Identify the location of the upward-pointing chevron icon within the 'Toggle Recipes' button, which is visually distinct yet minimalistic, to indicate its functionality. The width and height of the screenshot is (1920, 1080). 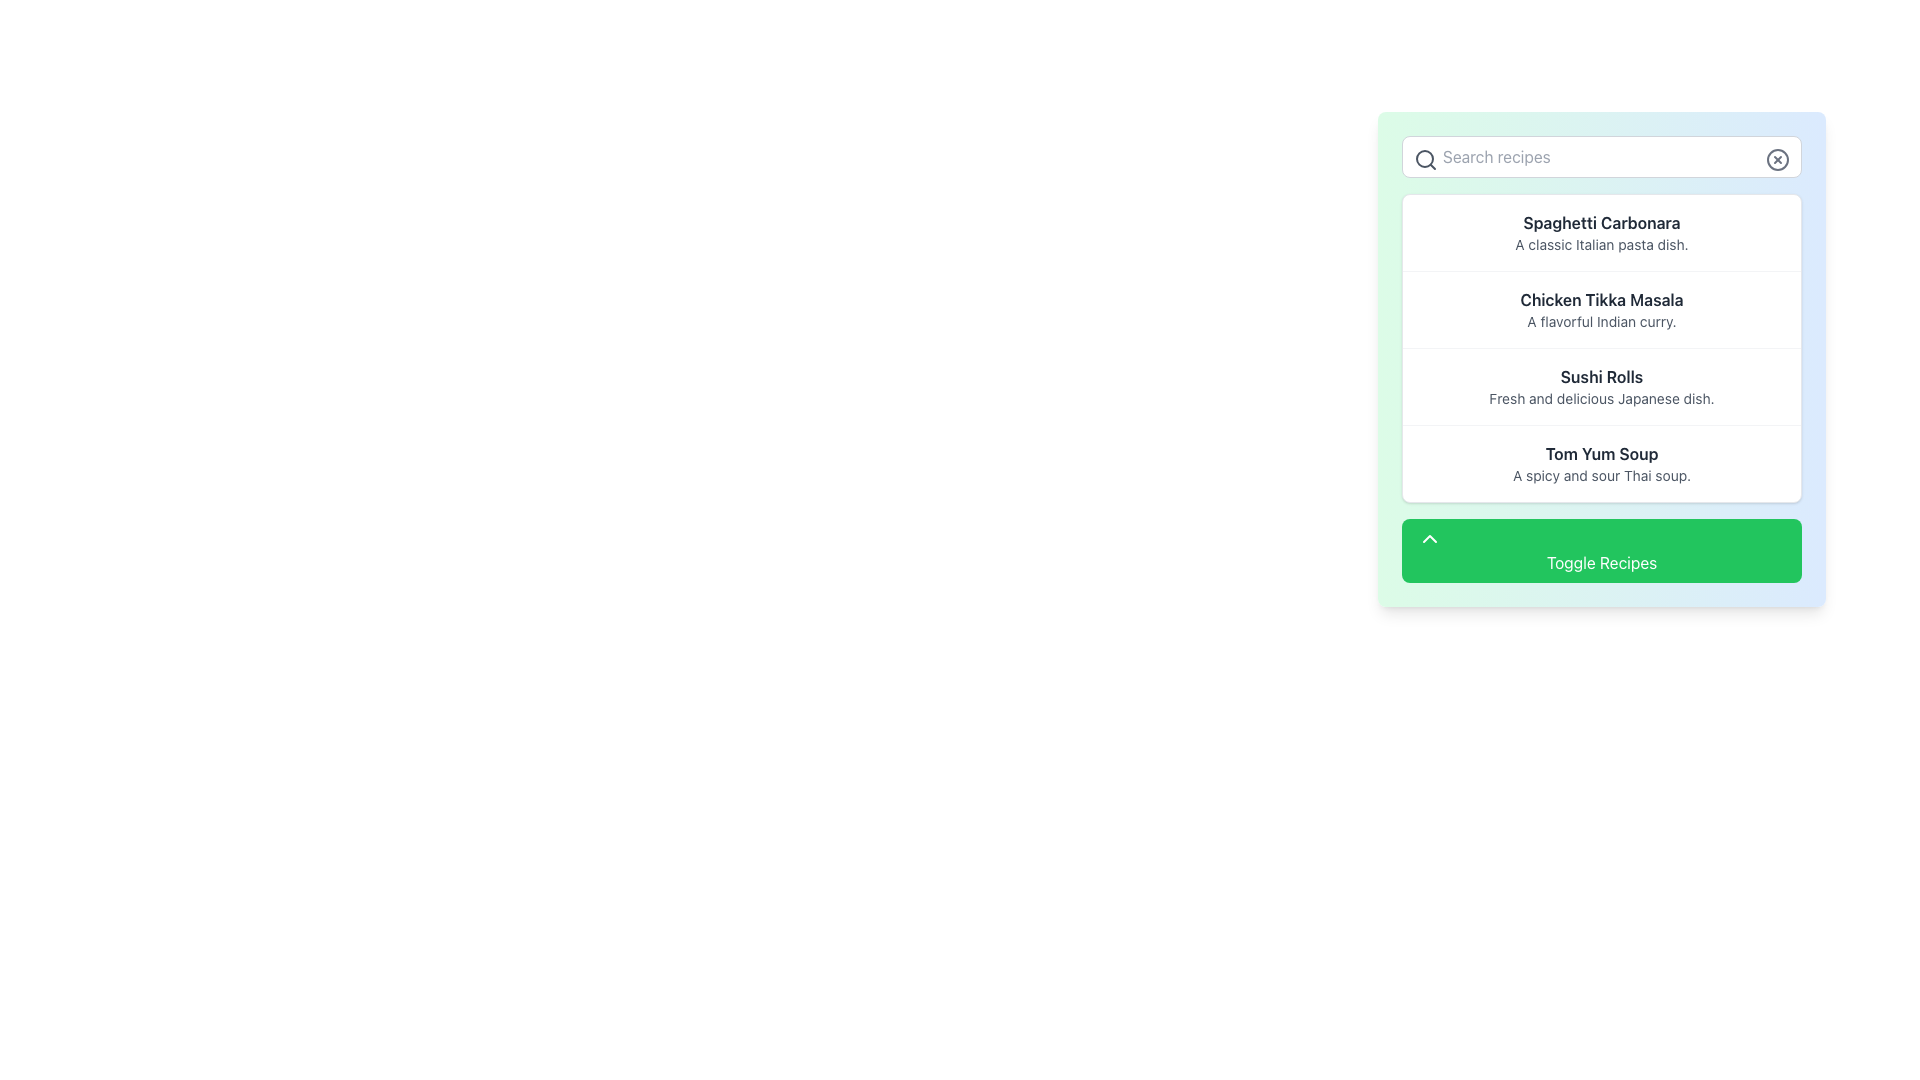
(1429, 538).